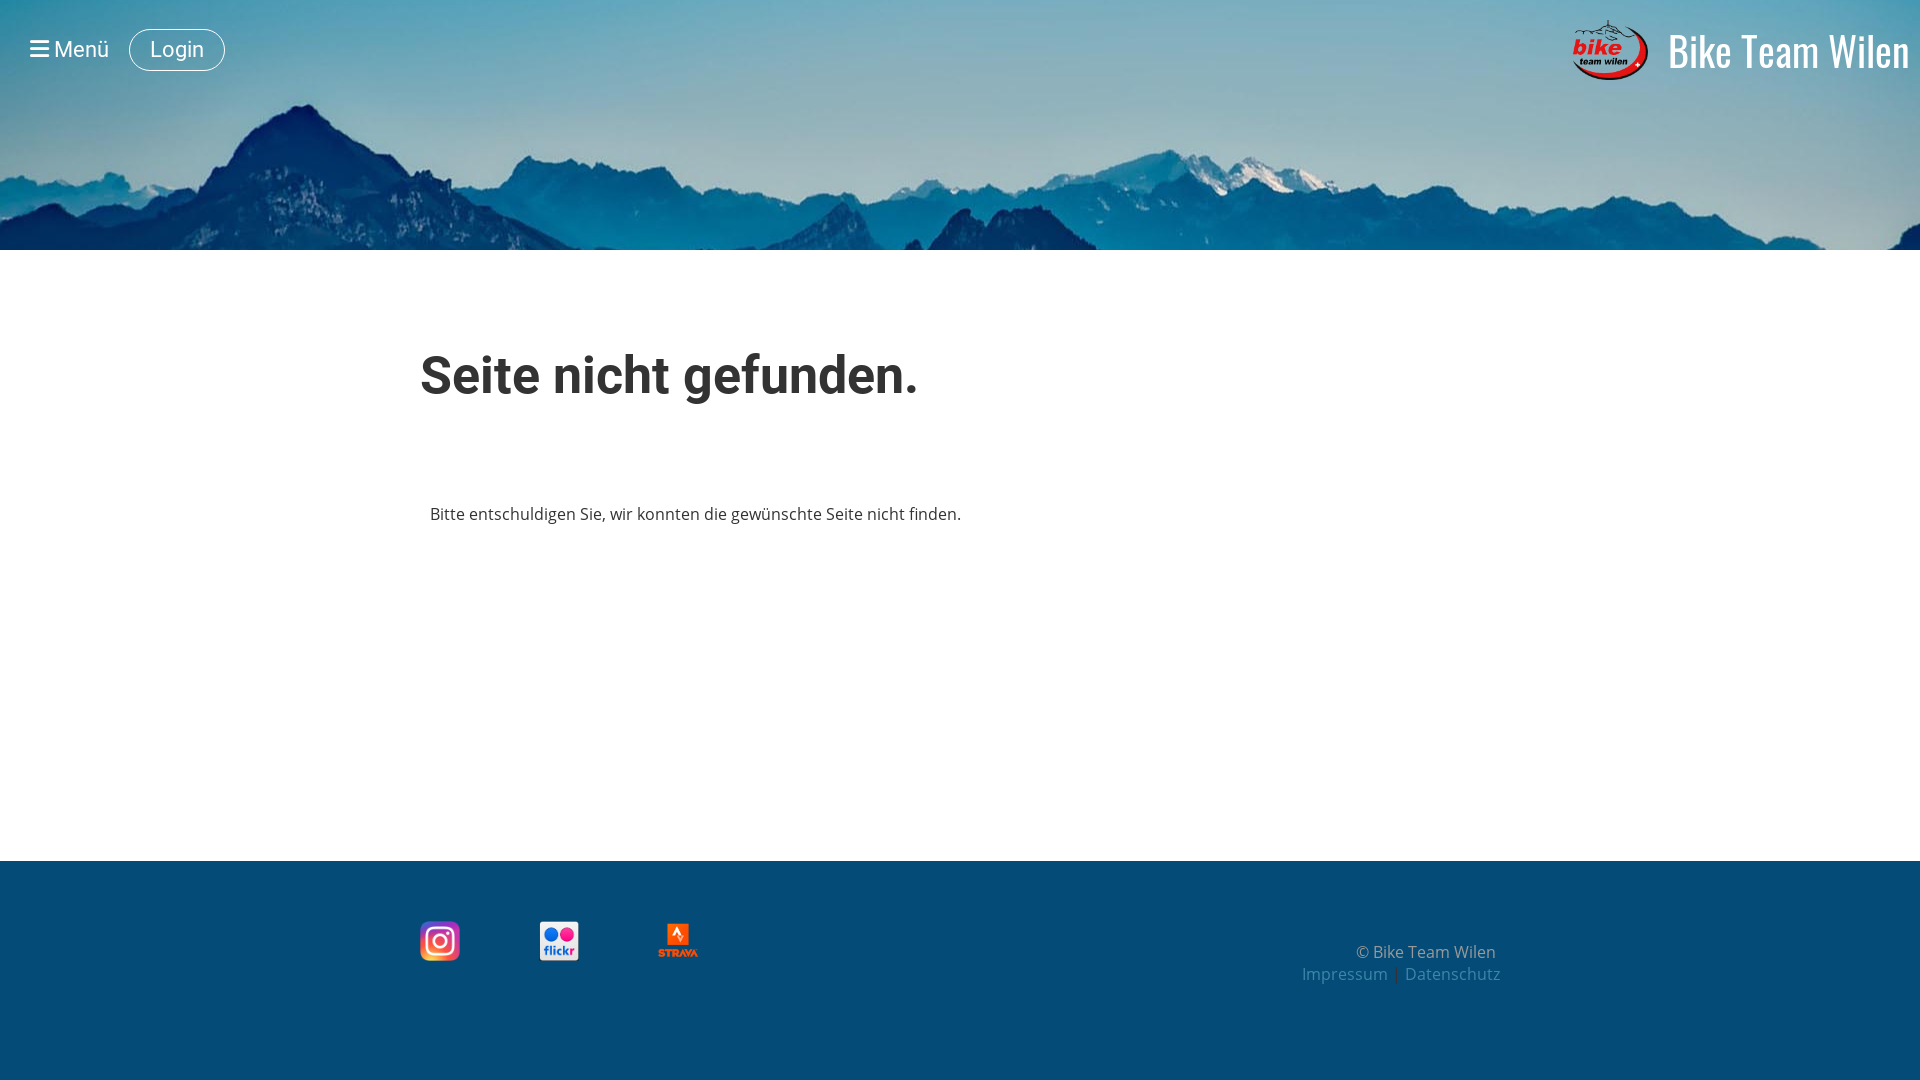  I want to click on 'Bike Team Wilen', so click(1789, 49).